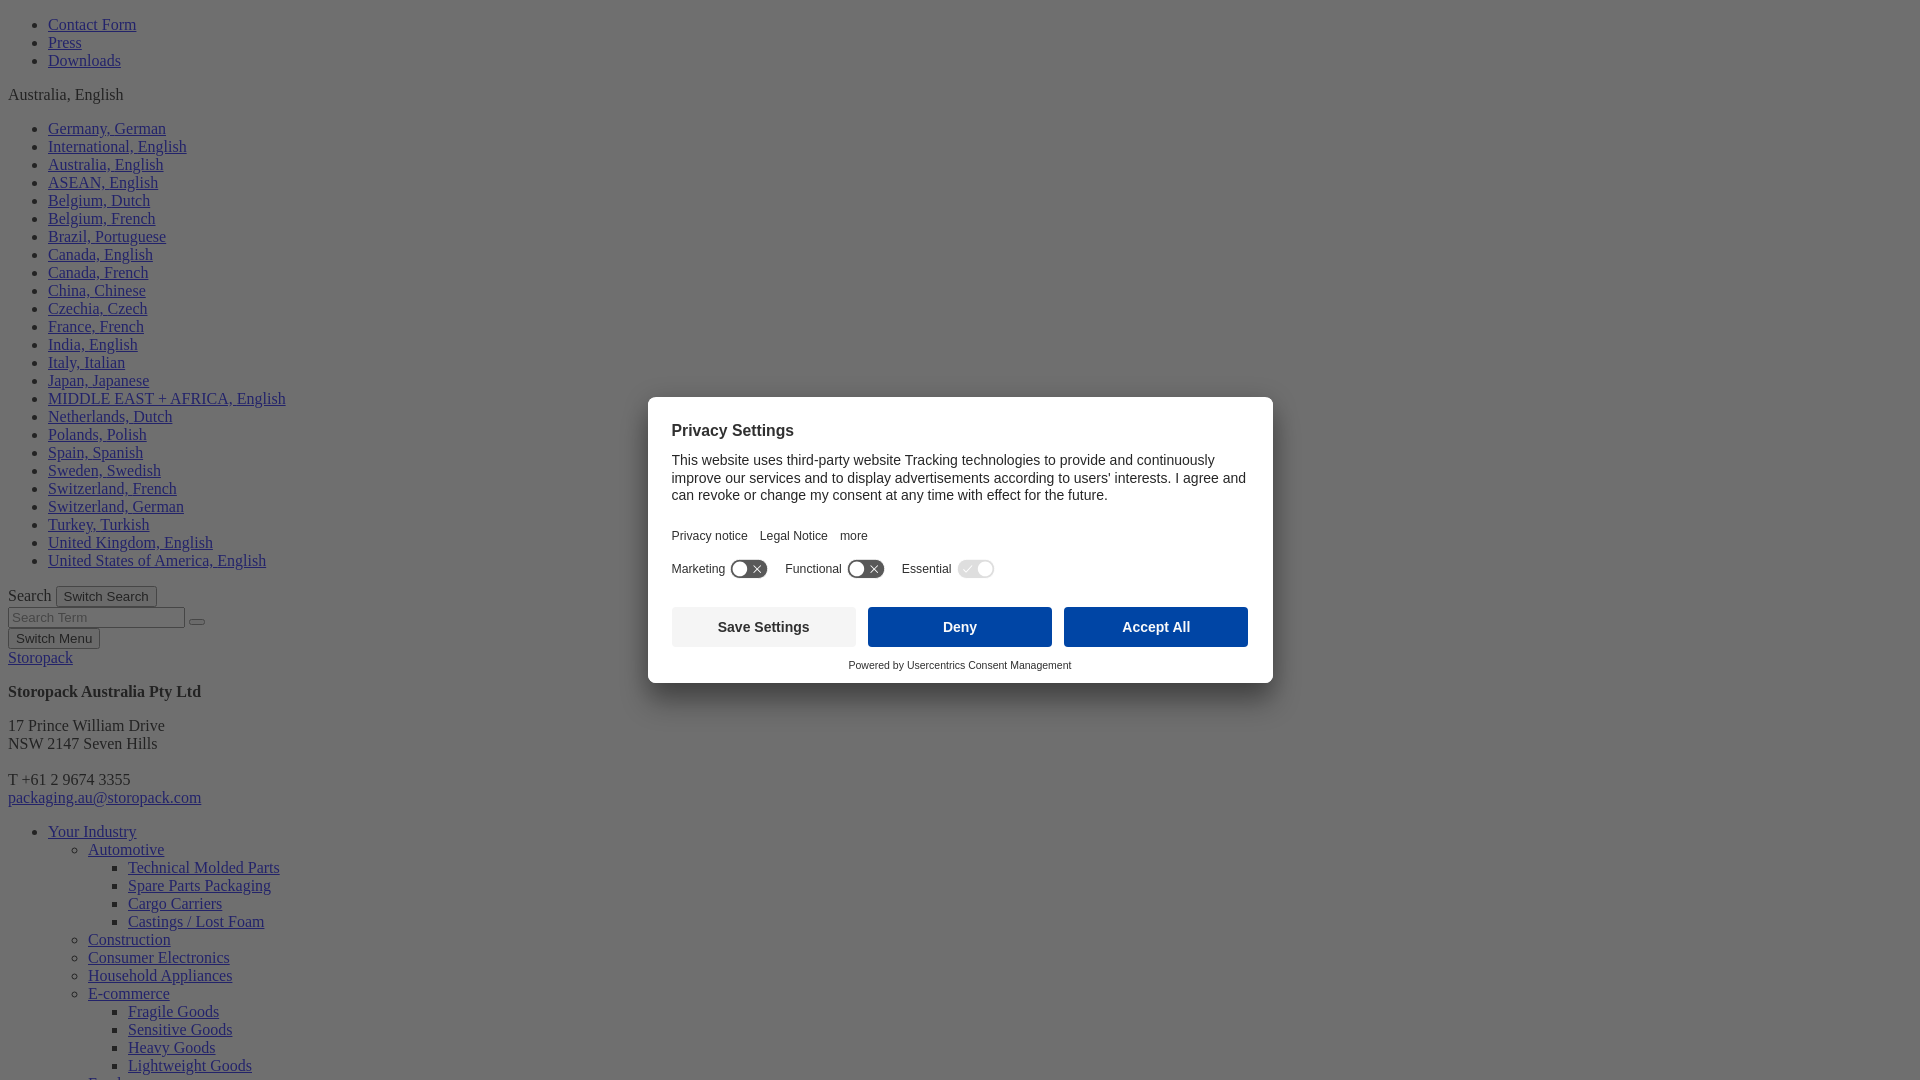 The image size is (1920, 1080). Describe the element at coordinates (91, 343) in the screenshot. I see `'India, English'` at that location.